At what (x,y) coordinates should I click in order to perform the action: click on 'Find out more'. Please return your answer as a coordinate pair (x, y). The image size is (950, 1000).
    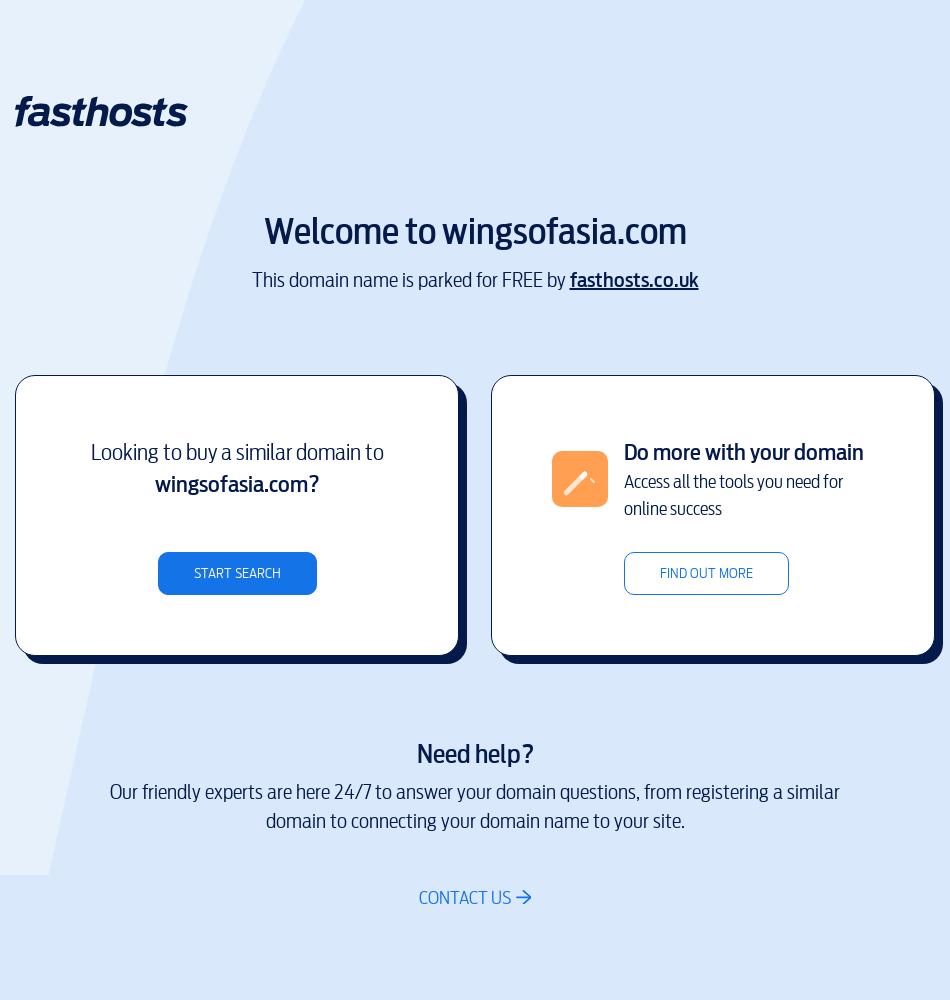
    Looking at the image, I should click on (706, 571).